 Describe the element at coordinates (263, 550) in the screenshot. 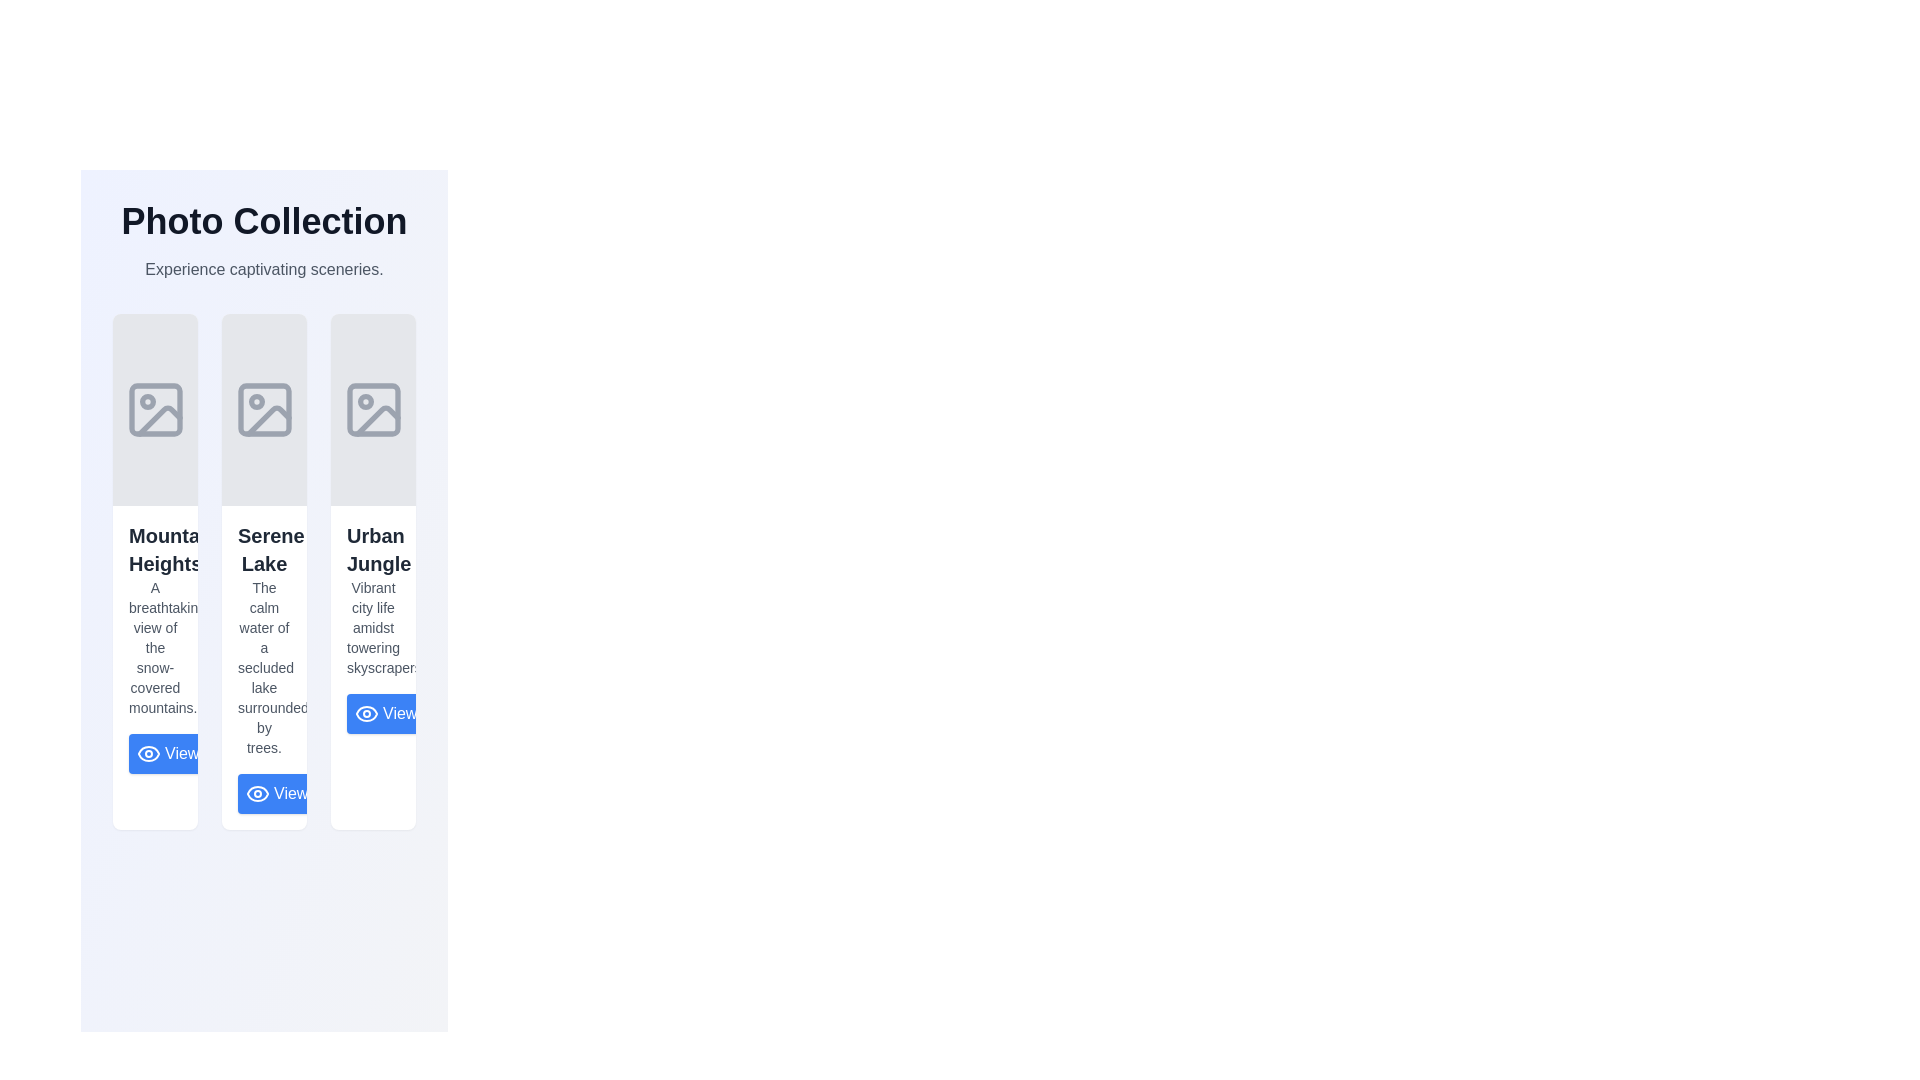

I see `the text element displaying 'Serene Lake', which is styled as a prominent heading in dark gray color, bold formatting, and larger font size, located at the center of the second card in a three-card layout` at that location.